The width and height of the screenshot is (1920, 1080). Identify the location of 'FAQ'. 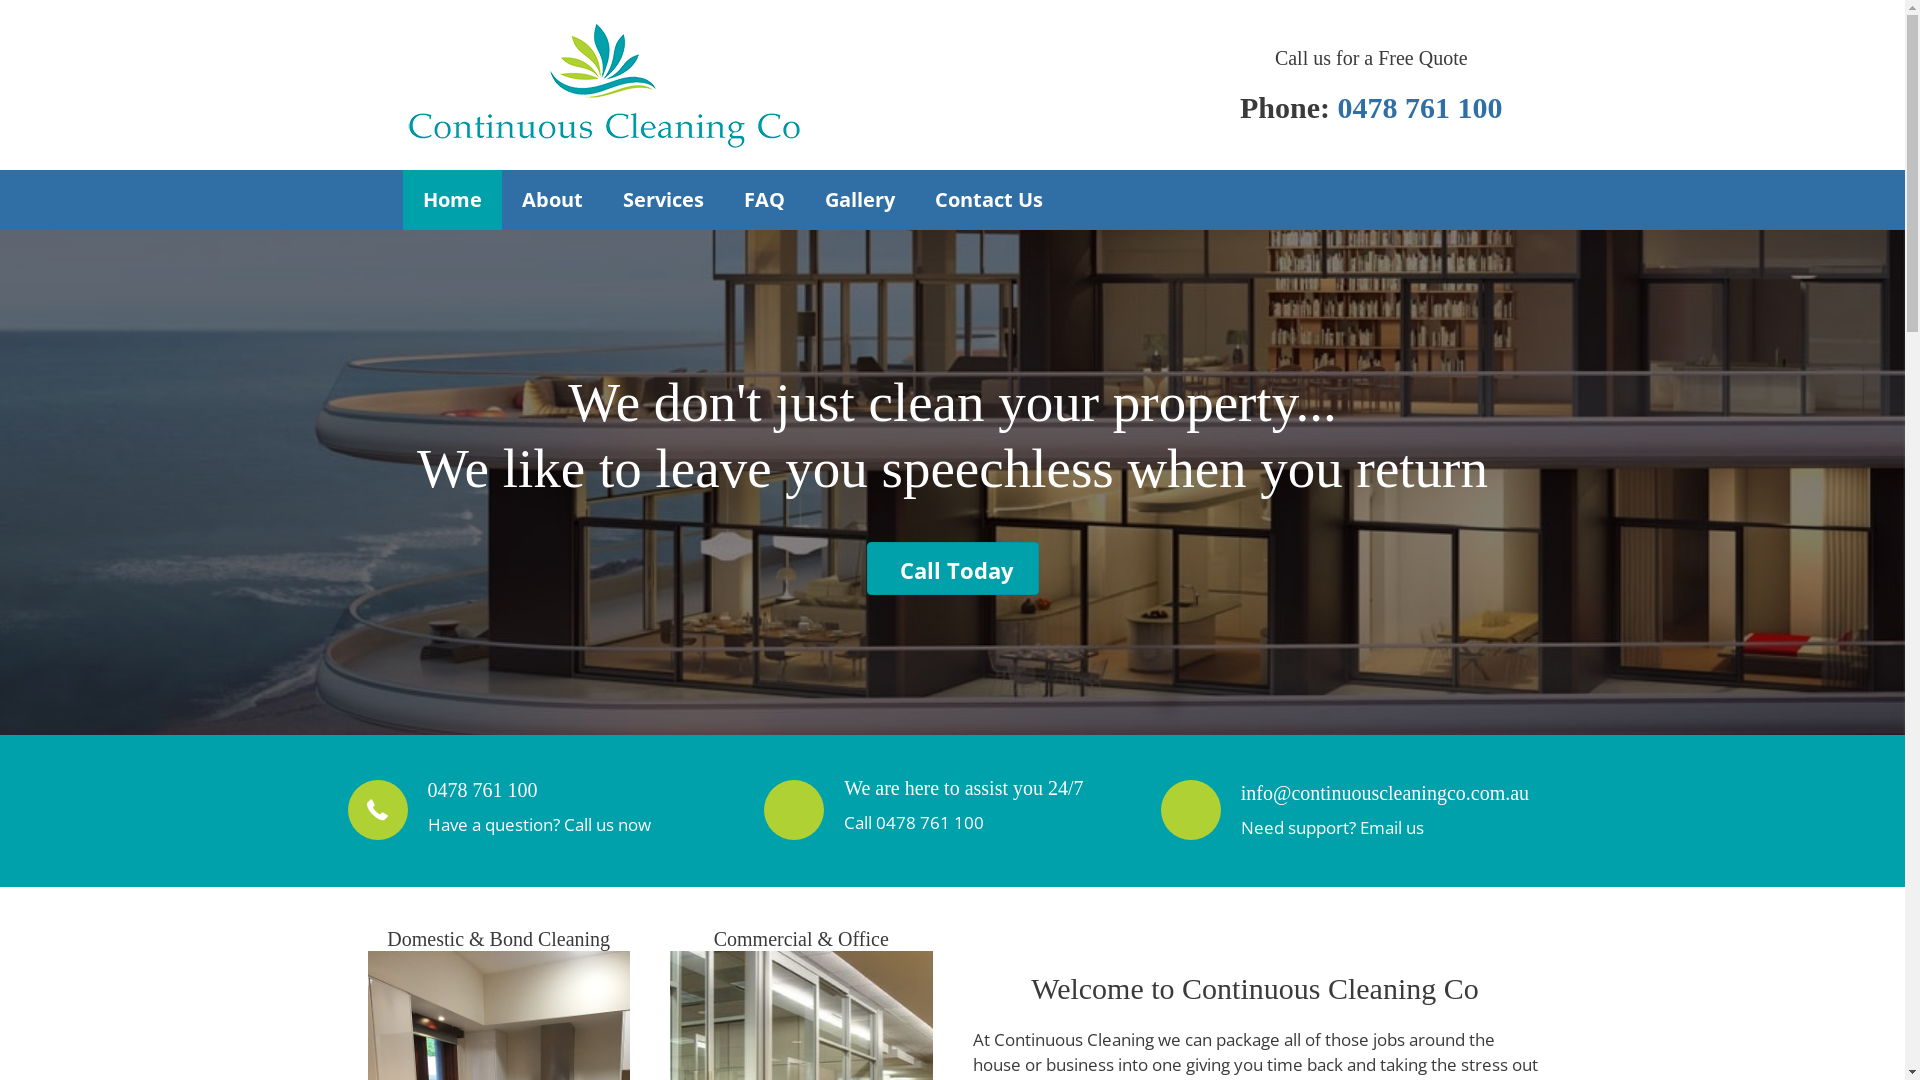
(763, 200).